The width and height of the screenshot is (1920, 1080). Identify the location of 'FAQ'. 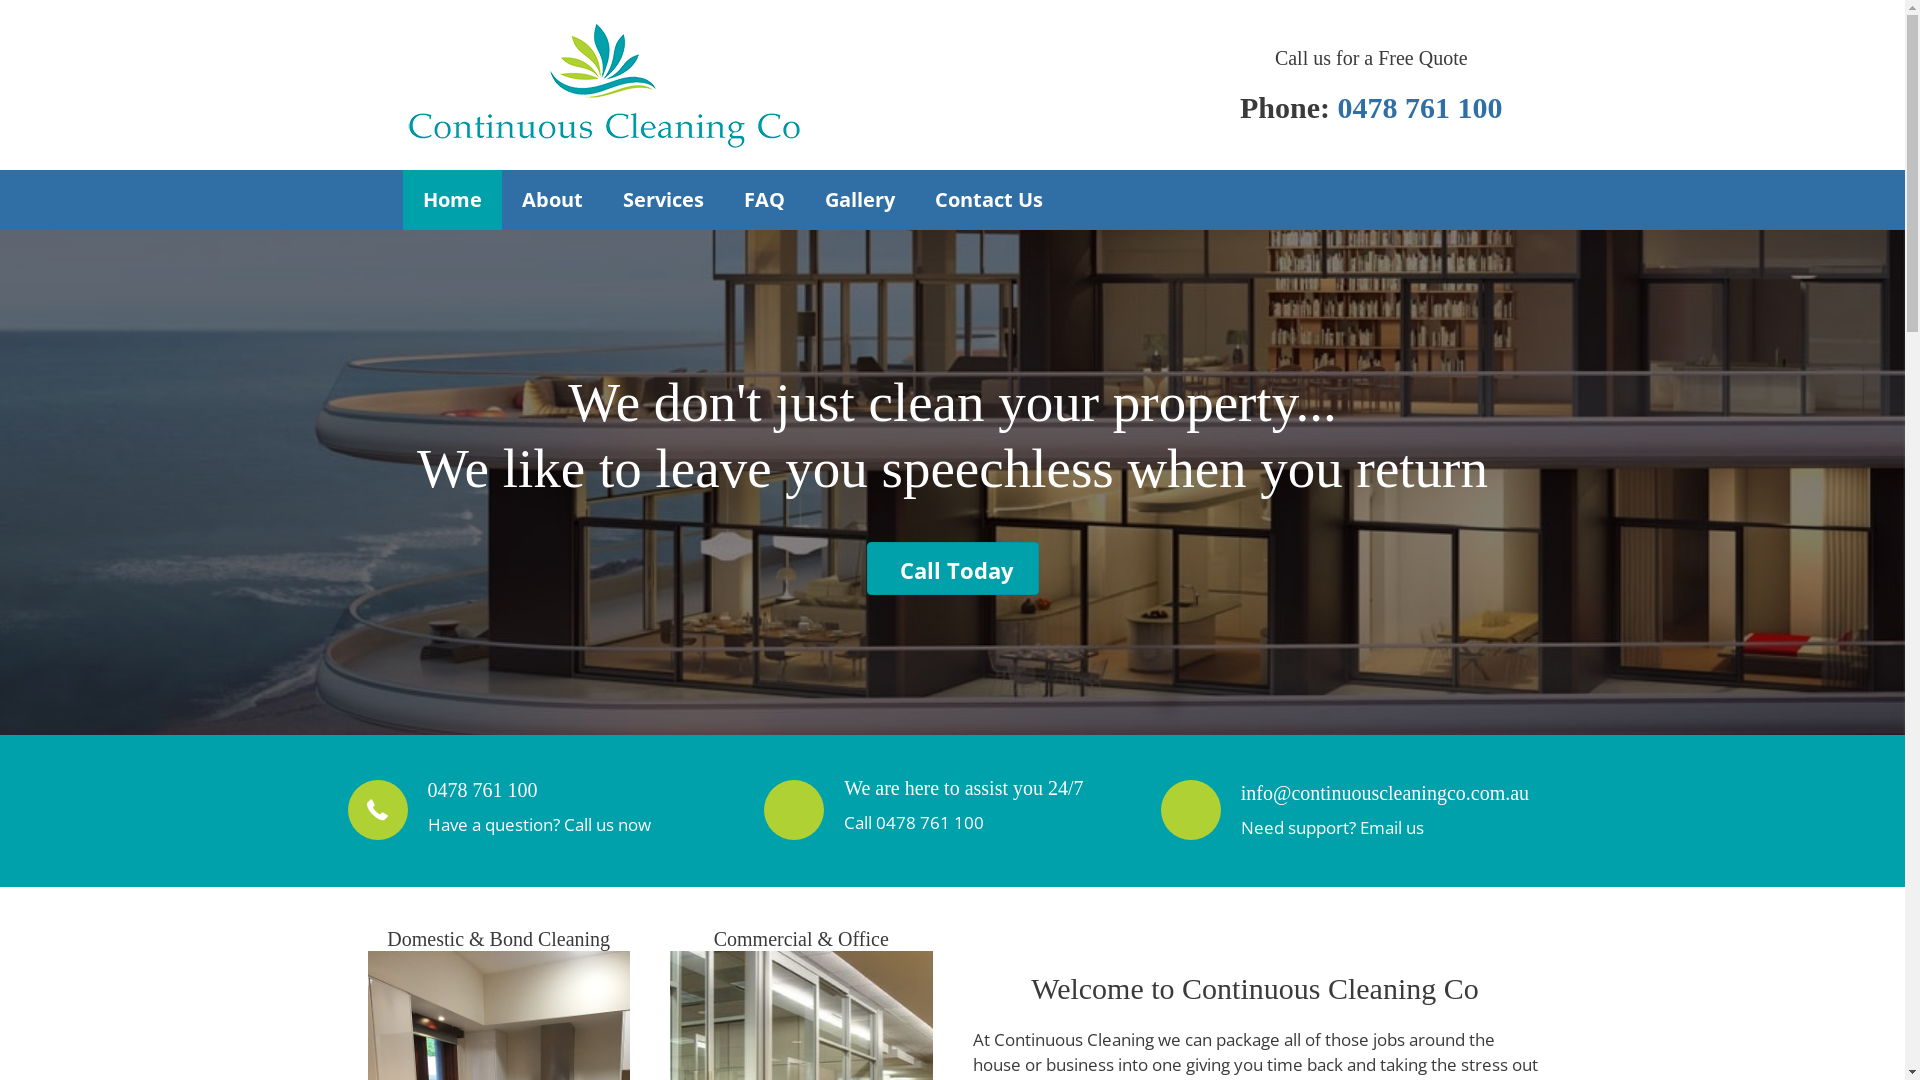
(763, 200).